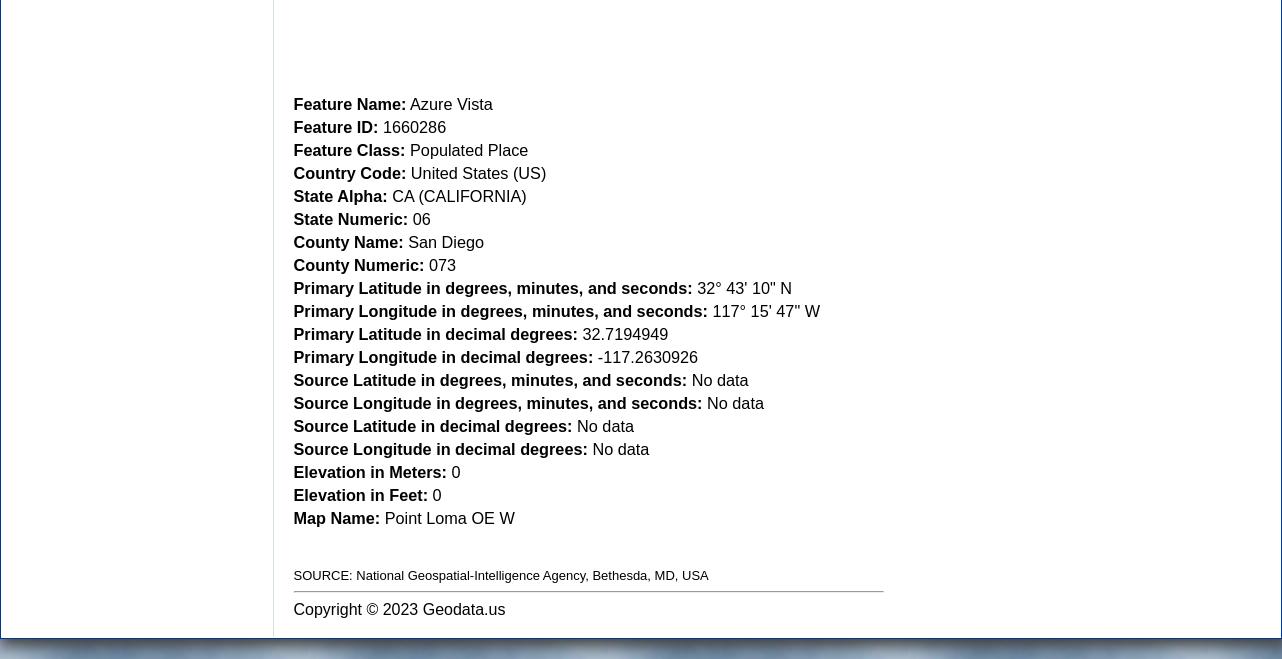 The width and height of the screenshot is (1282, 659). What do you see at coordinates (432, 424) in the screenshot?
I see `'Source Latitude in decimal degrees:'` at bounding box center [432, 424].